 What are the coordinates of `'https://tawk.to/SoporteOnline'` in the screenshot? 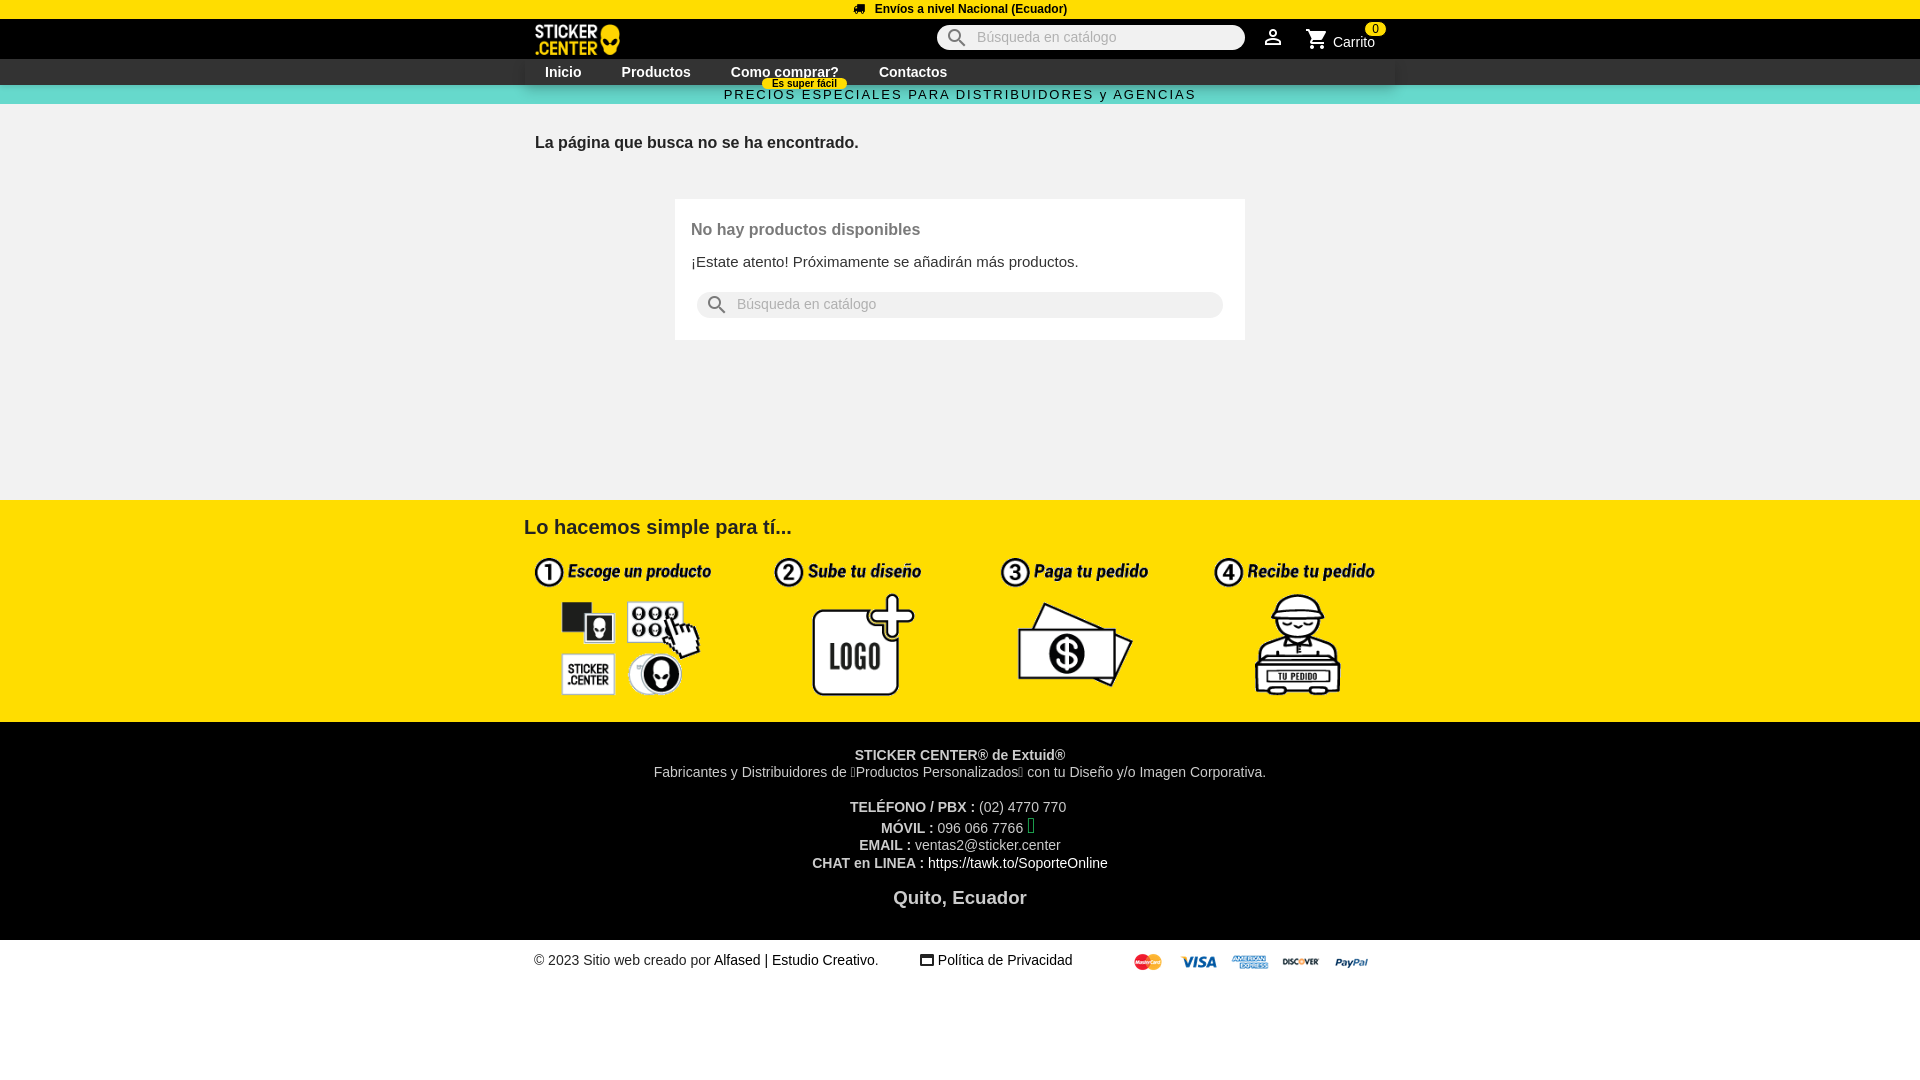 It's located at (1017, 862).